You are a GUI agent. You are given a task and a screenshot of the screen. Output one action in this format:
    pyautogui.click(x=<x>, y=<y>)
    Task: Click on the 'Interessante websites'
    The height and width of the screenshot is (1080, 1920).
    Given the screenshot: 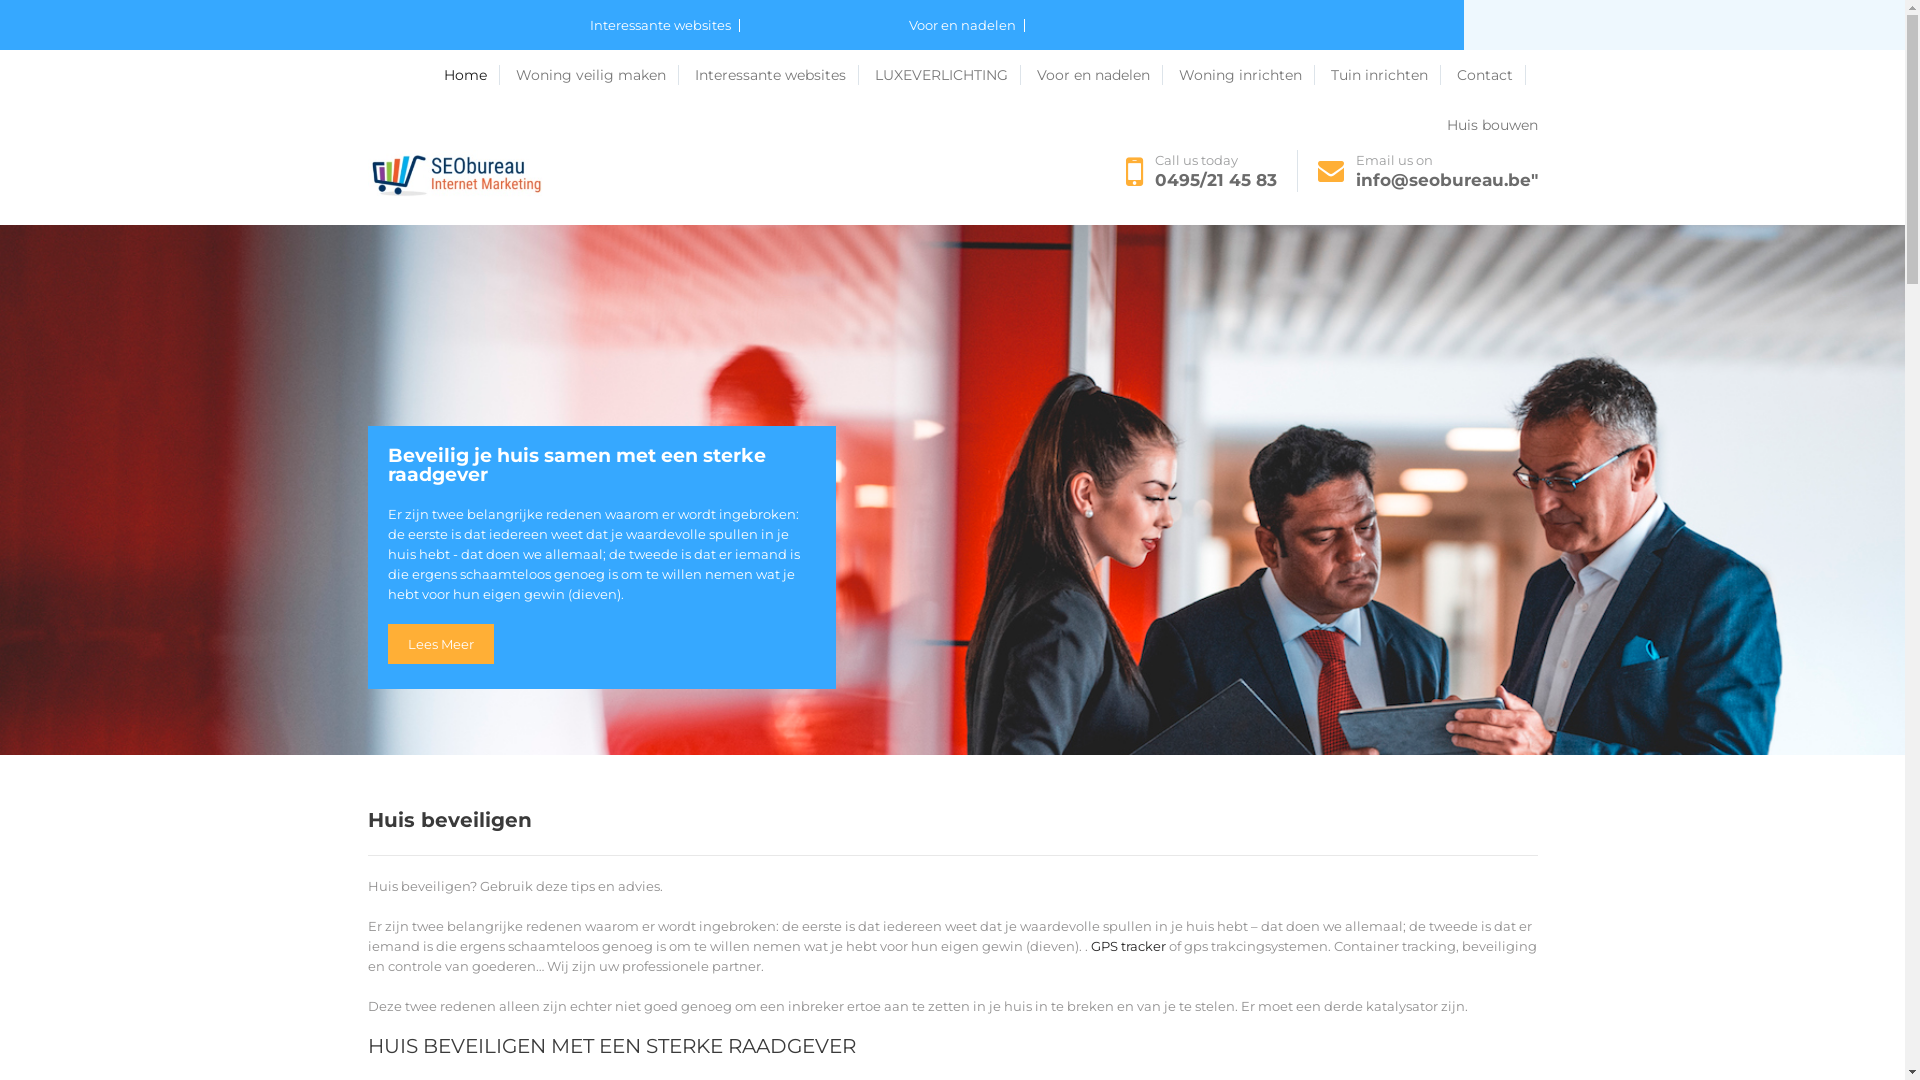 What is the action you would take?
    pyautogui.click(x=694, y=73)
    